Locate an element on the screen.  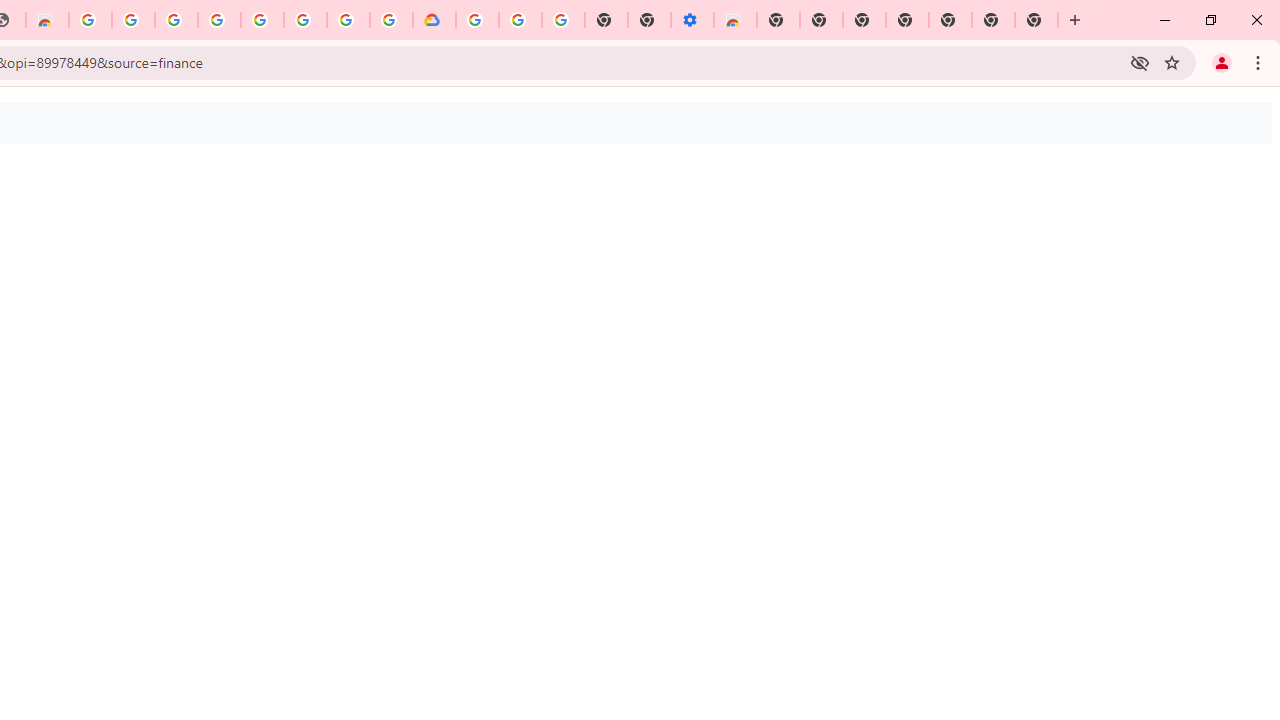
'Turn cookies on or off - Computer - Google Account Help' is located at coordinates (562, 20).